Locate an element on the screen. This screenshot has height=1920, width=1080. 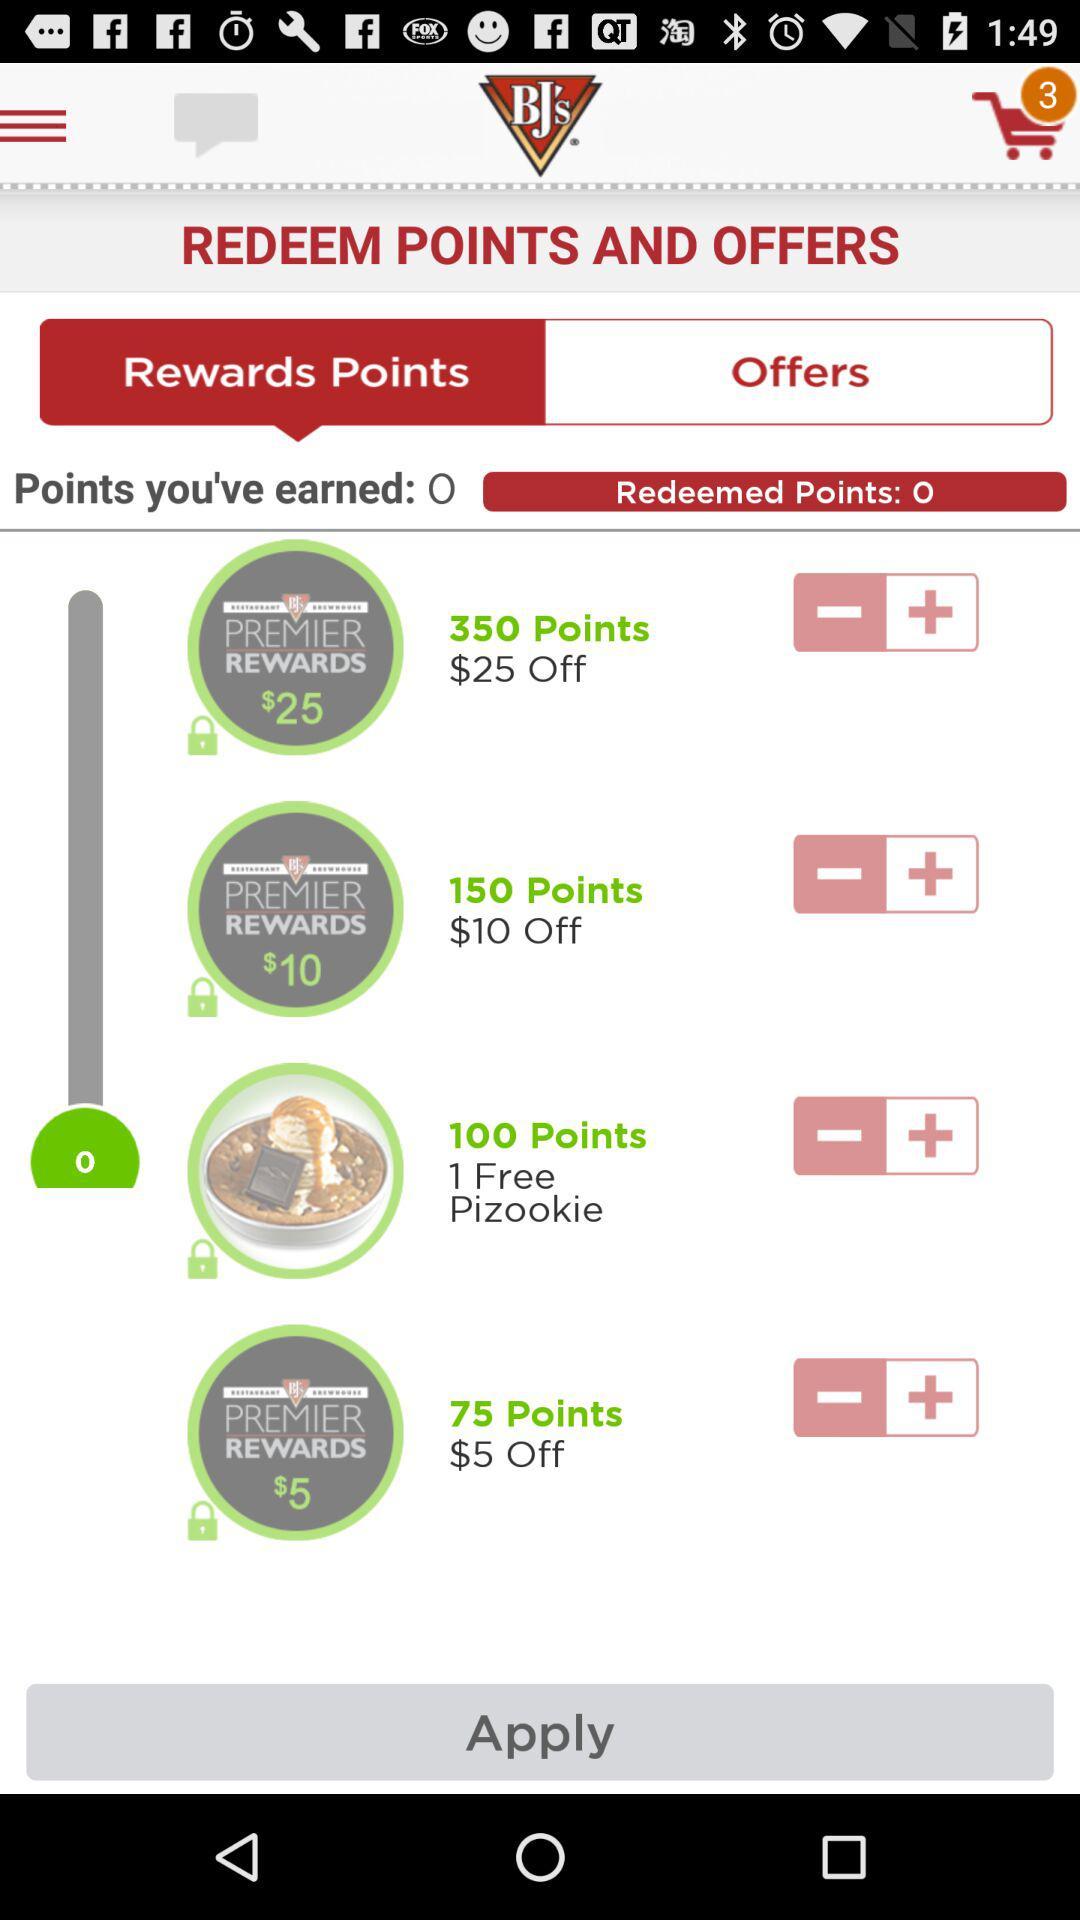
redeem reward is located at coordinates (295, 1171).